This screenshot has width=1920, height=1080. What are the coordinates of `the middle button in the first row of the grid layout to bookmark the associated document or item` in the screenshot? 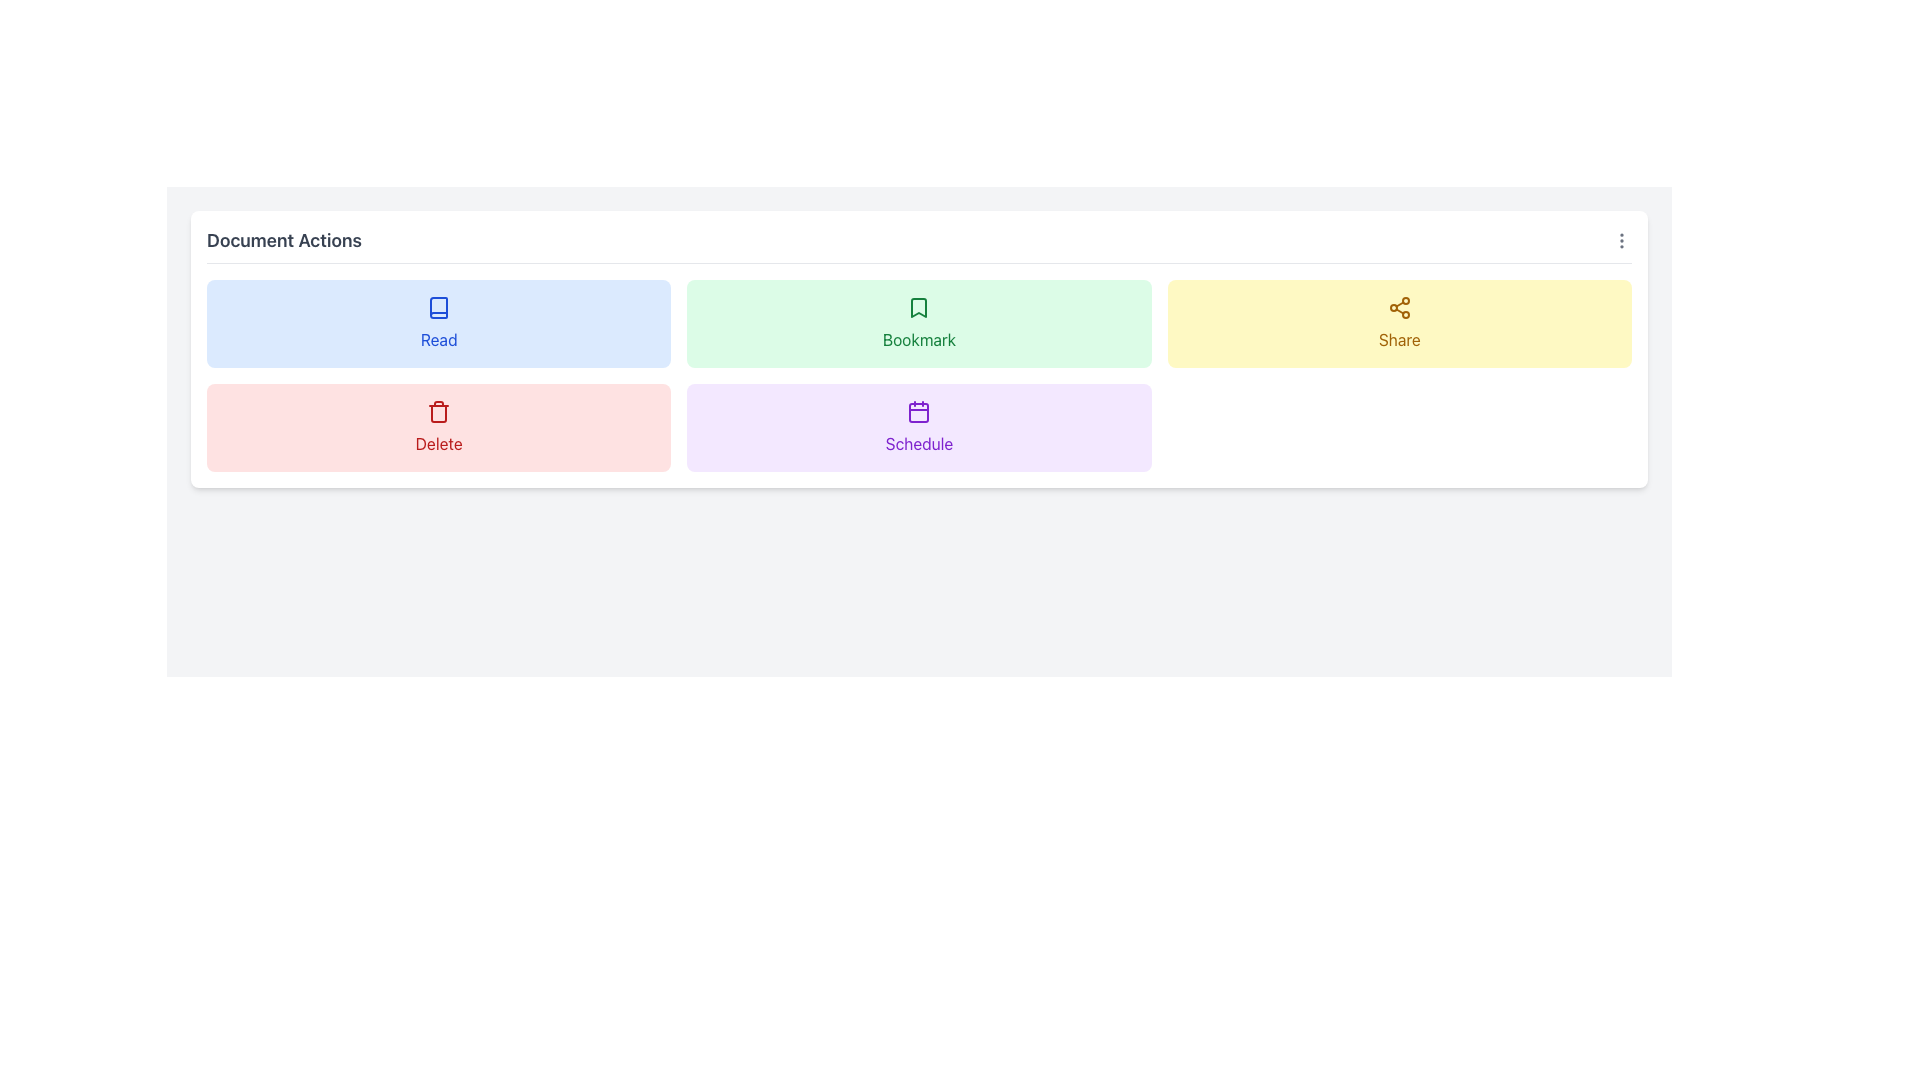 It's located at (918, 323).